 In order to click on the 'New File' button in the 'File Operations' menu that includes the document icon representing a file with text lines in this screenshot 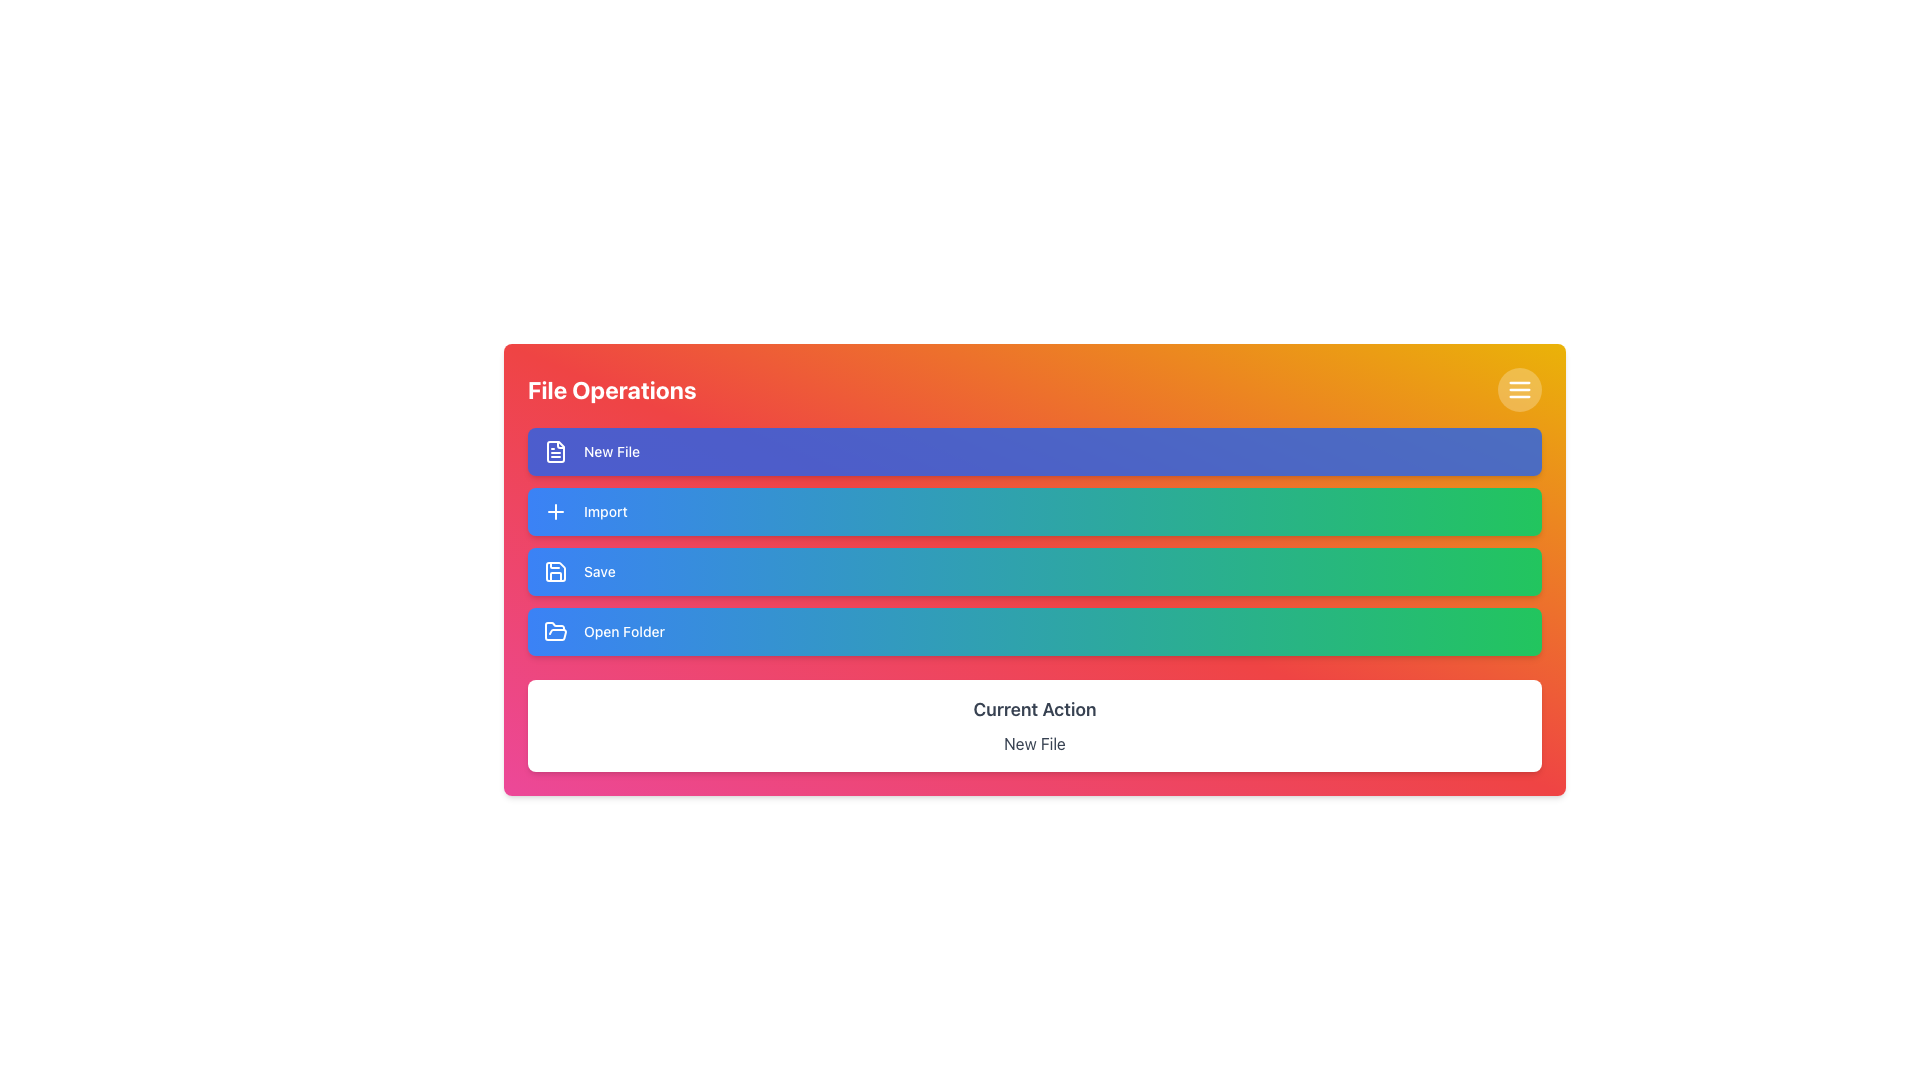, I will do `click(556, 451)`.